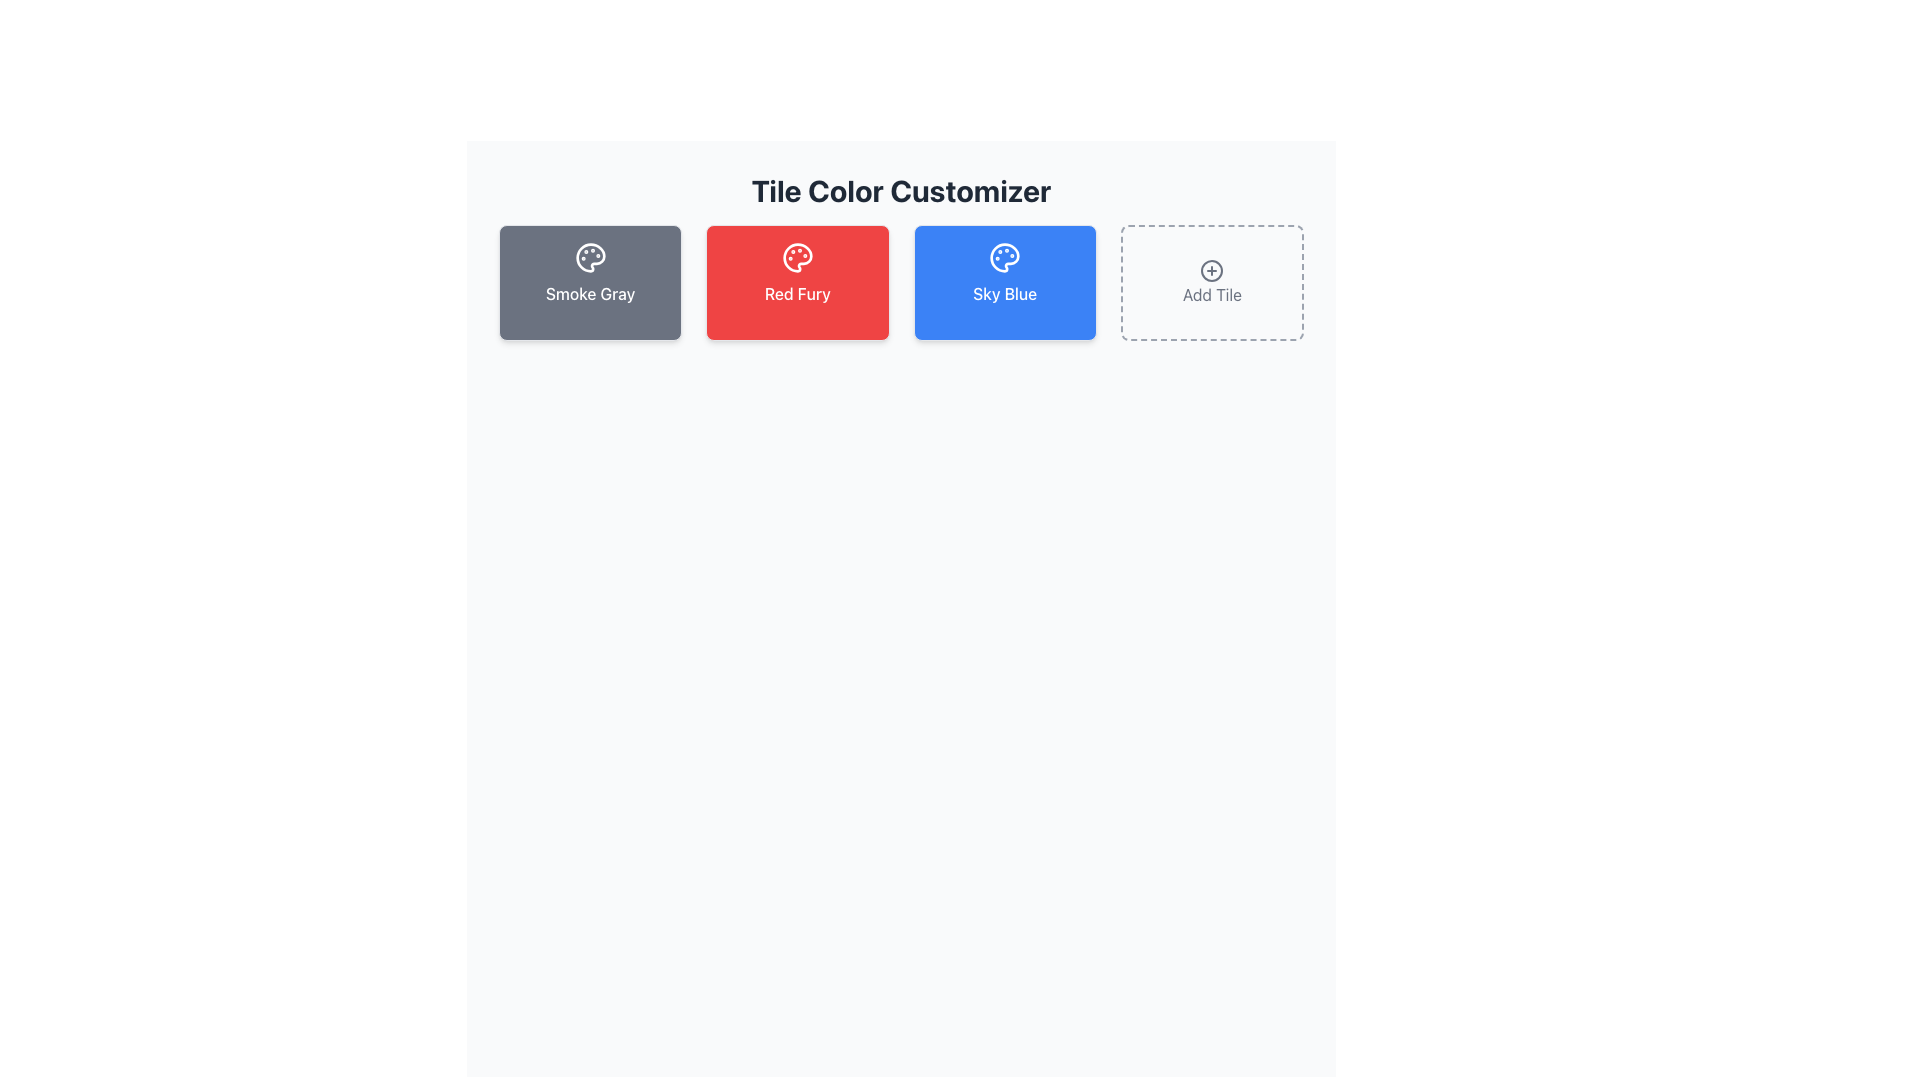 The image size is (1920, 1080). Describe the element at coordinates (1005, 257) in the screenshot. I see `the decorative icon representing the 'Sky Blue' tile in the tile selection interface` at that location.